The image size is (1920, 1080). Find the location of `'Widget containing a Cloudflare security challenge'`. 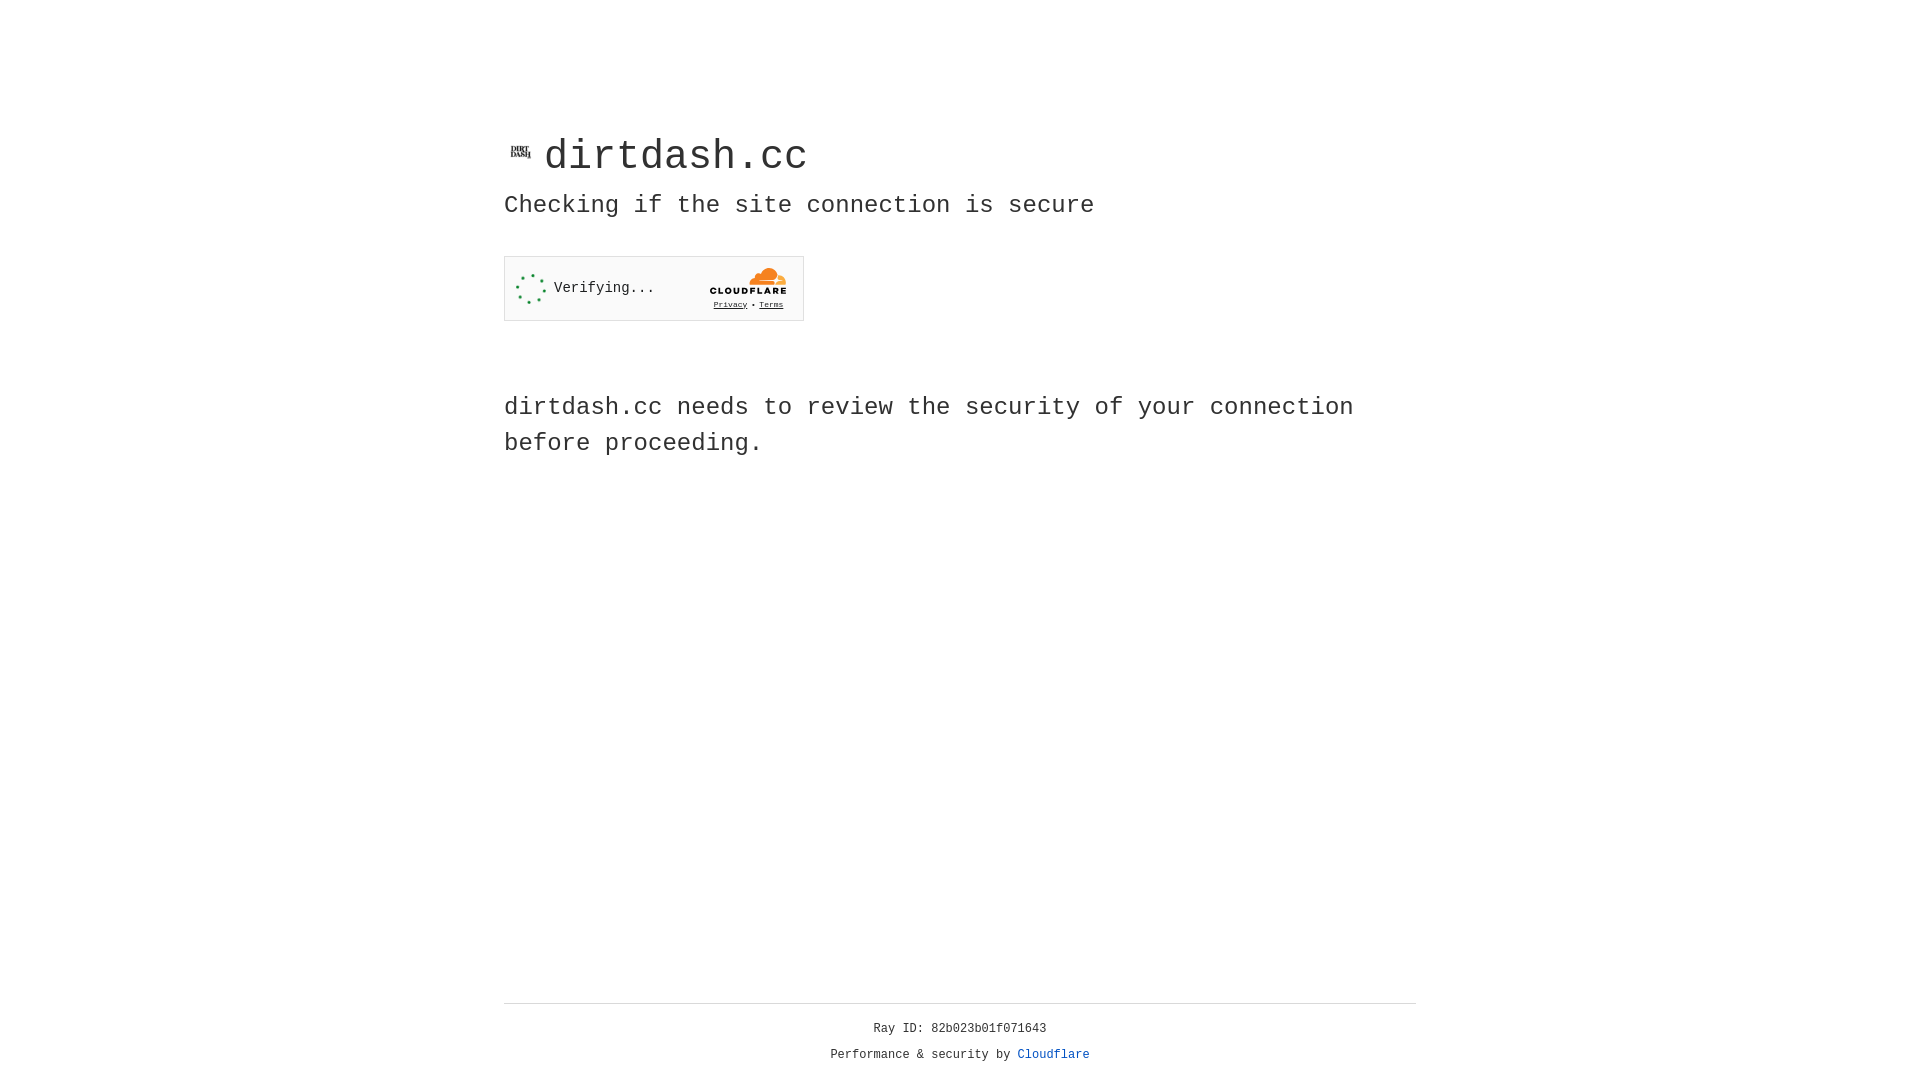

'Widget containing a Cloudflare security challenge' is located at coordinates (653, 288).